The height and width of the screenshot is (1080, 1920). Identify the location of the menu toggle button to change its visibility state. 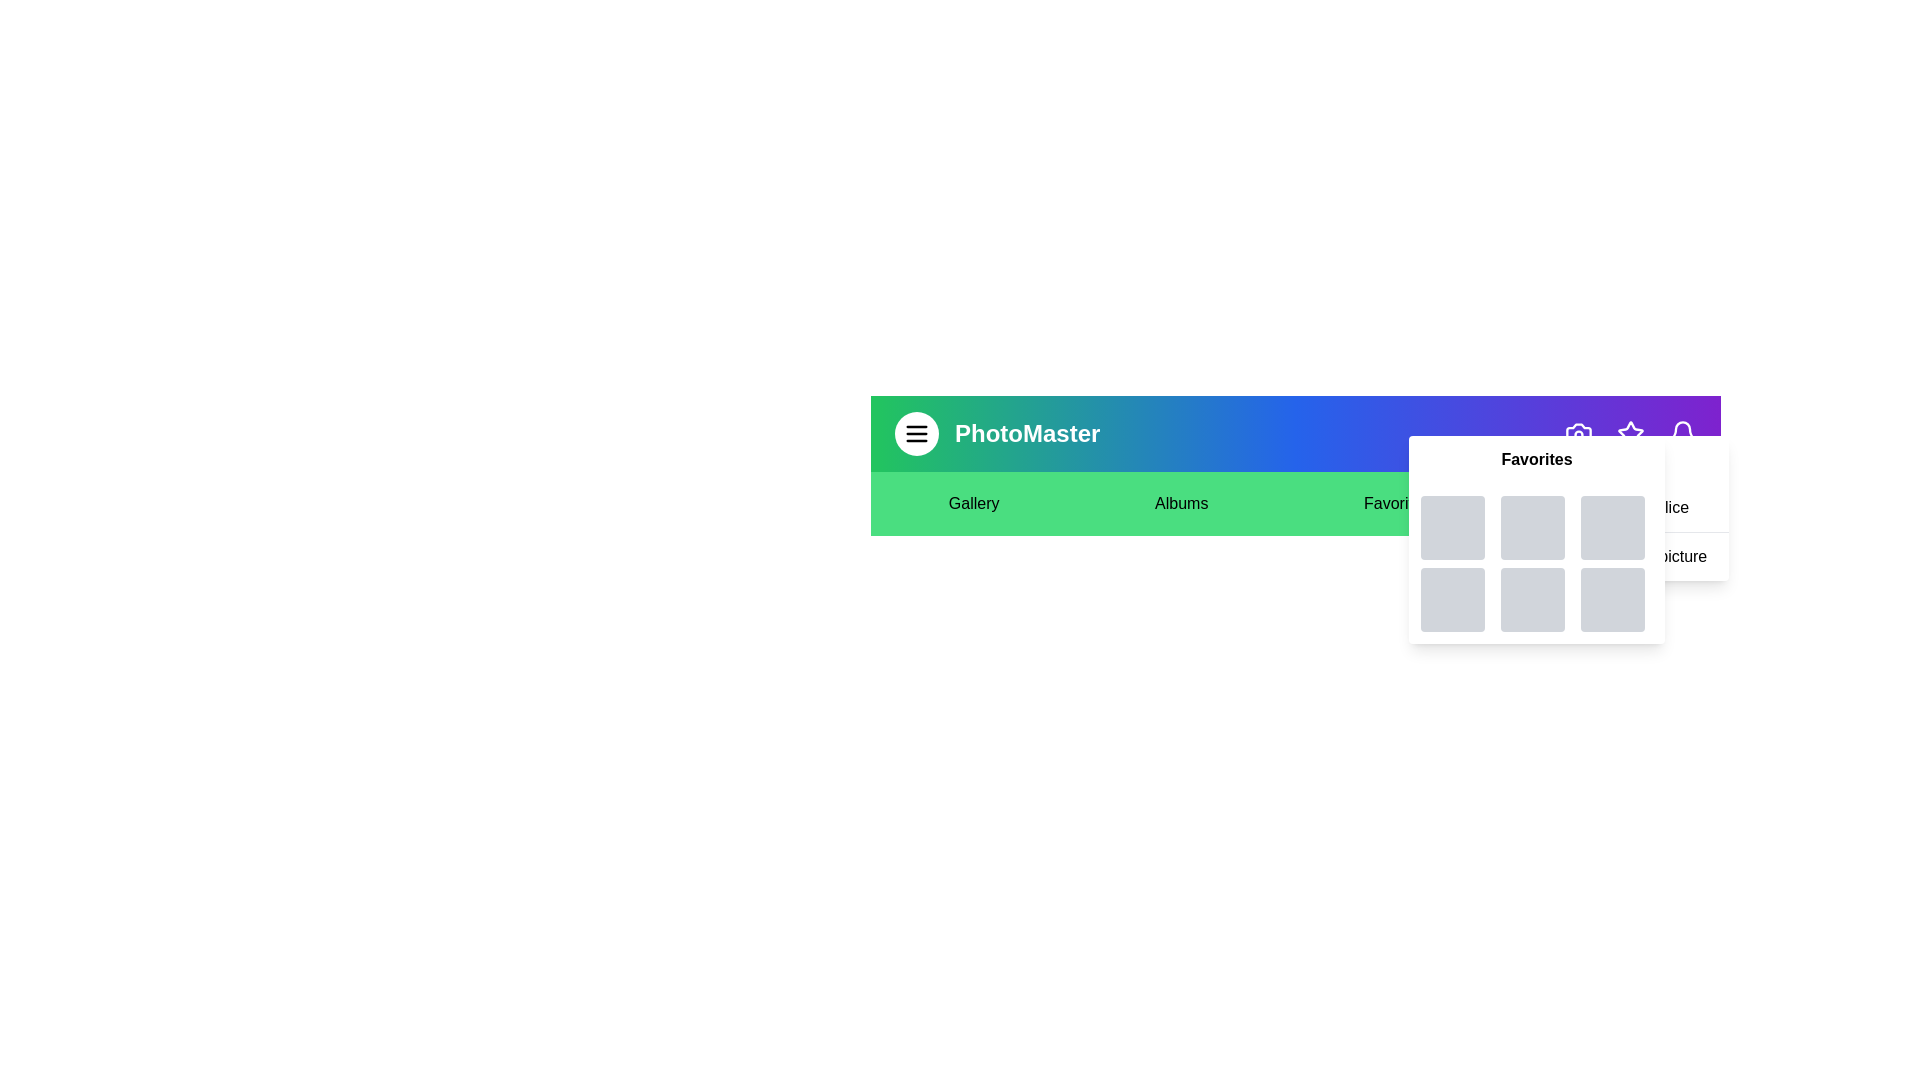
(915, 433).